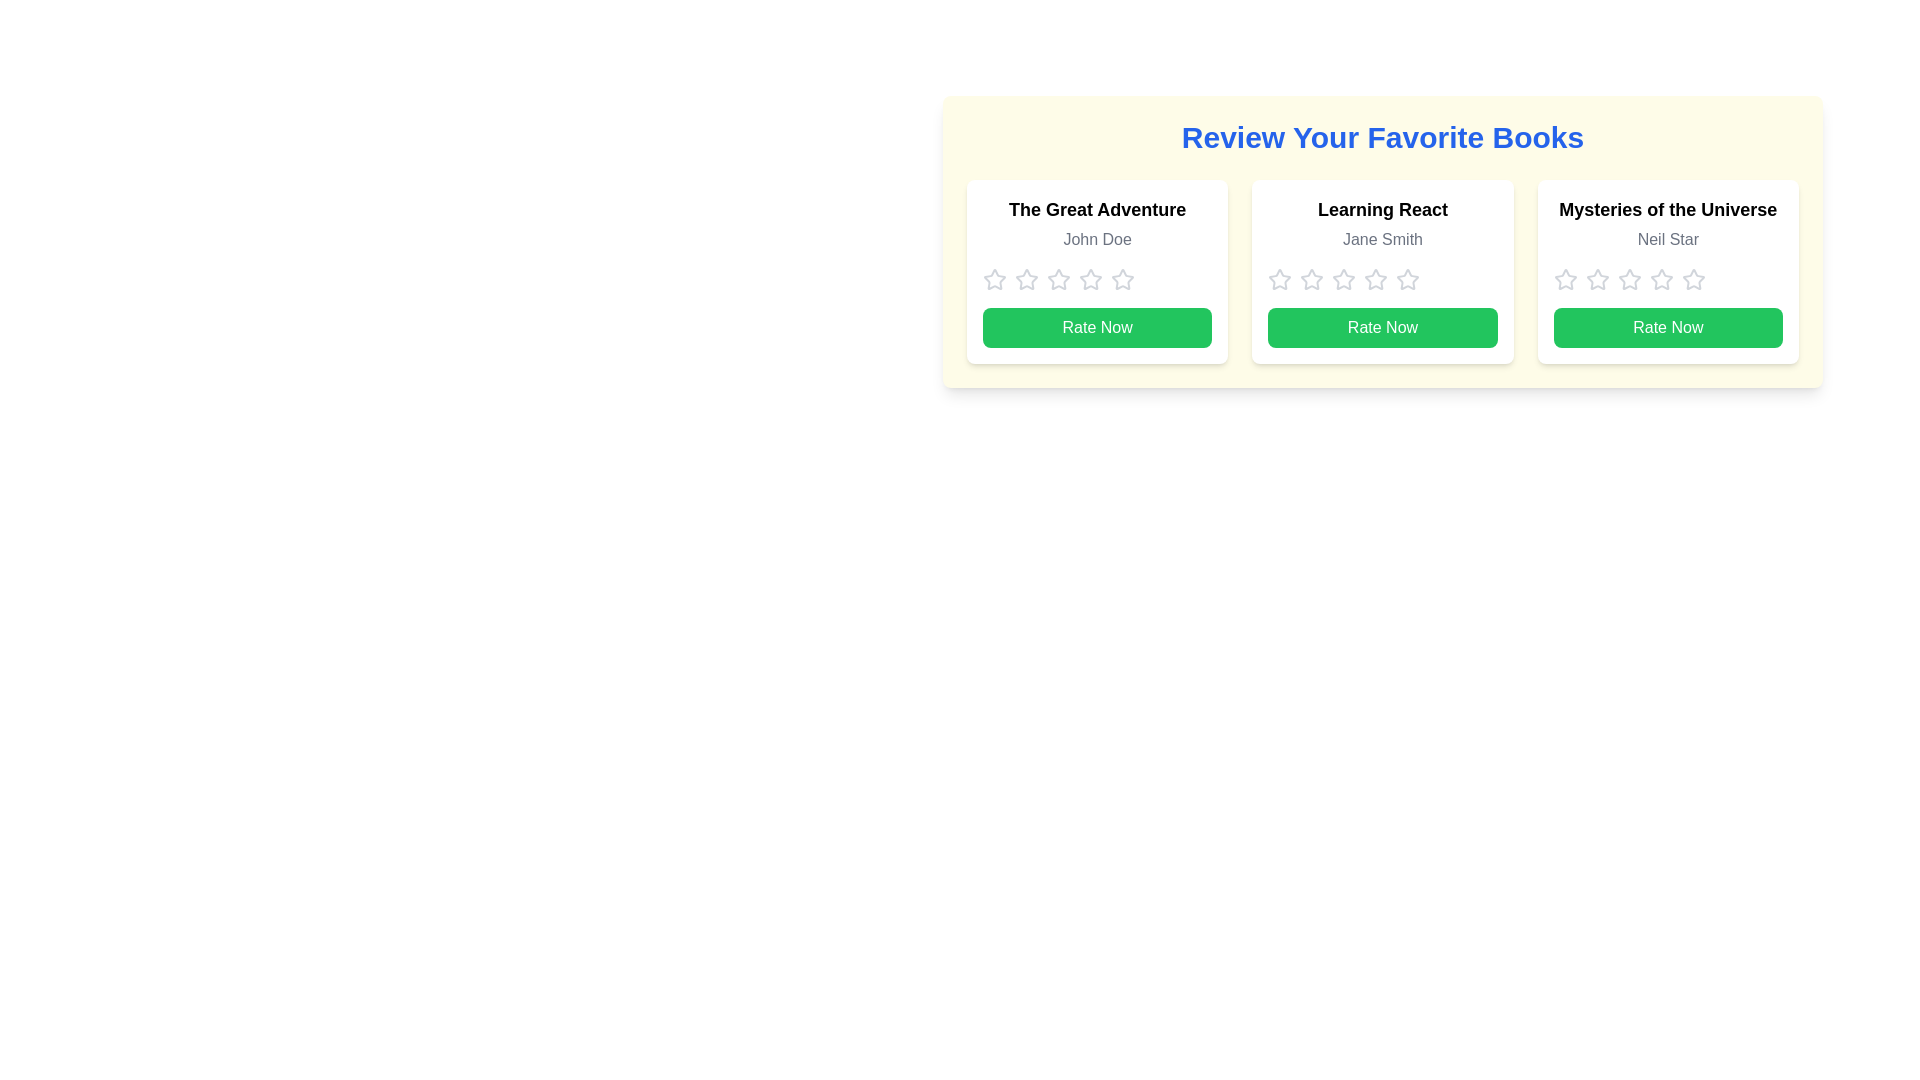 The image size is (1920, 1080). I want to click on the second star icon for rating selection associated with the book 'Mysteries of the Universe' by Neil Star, so click(1596, 280).